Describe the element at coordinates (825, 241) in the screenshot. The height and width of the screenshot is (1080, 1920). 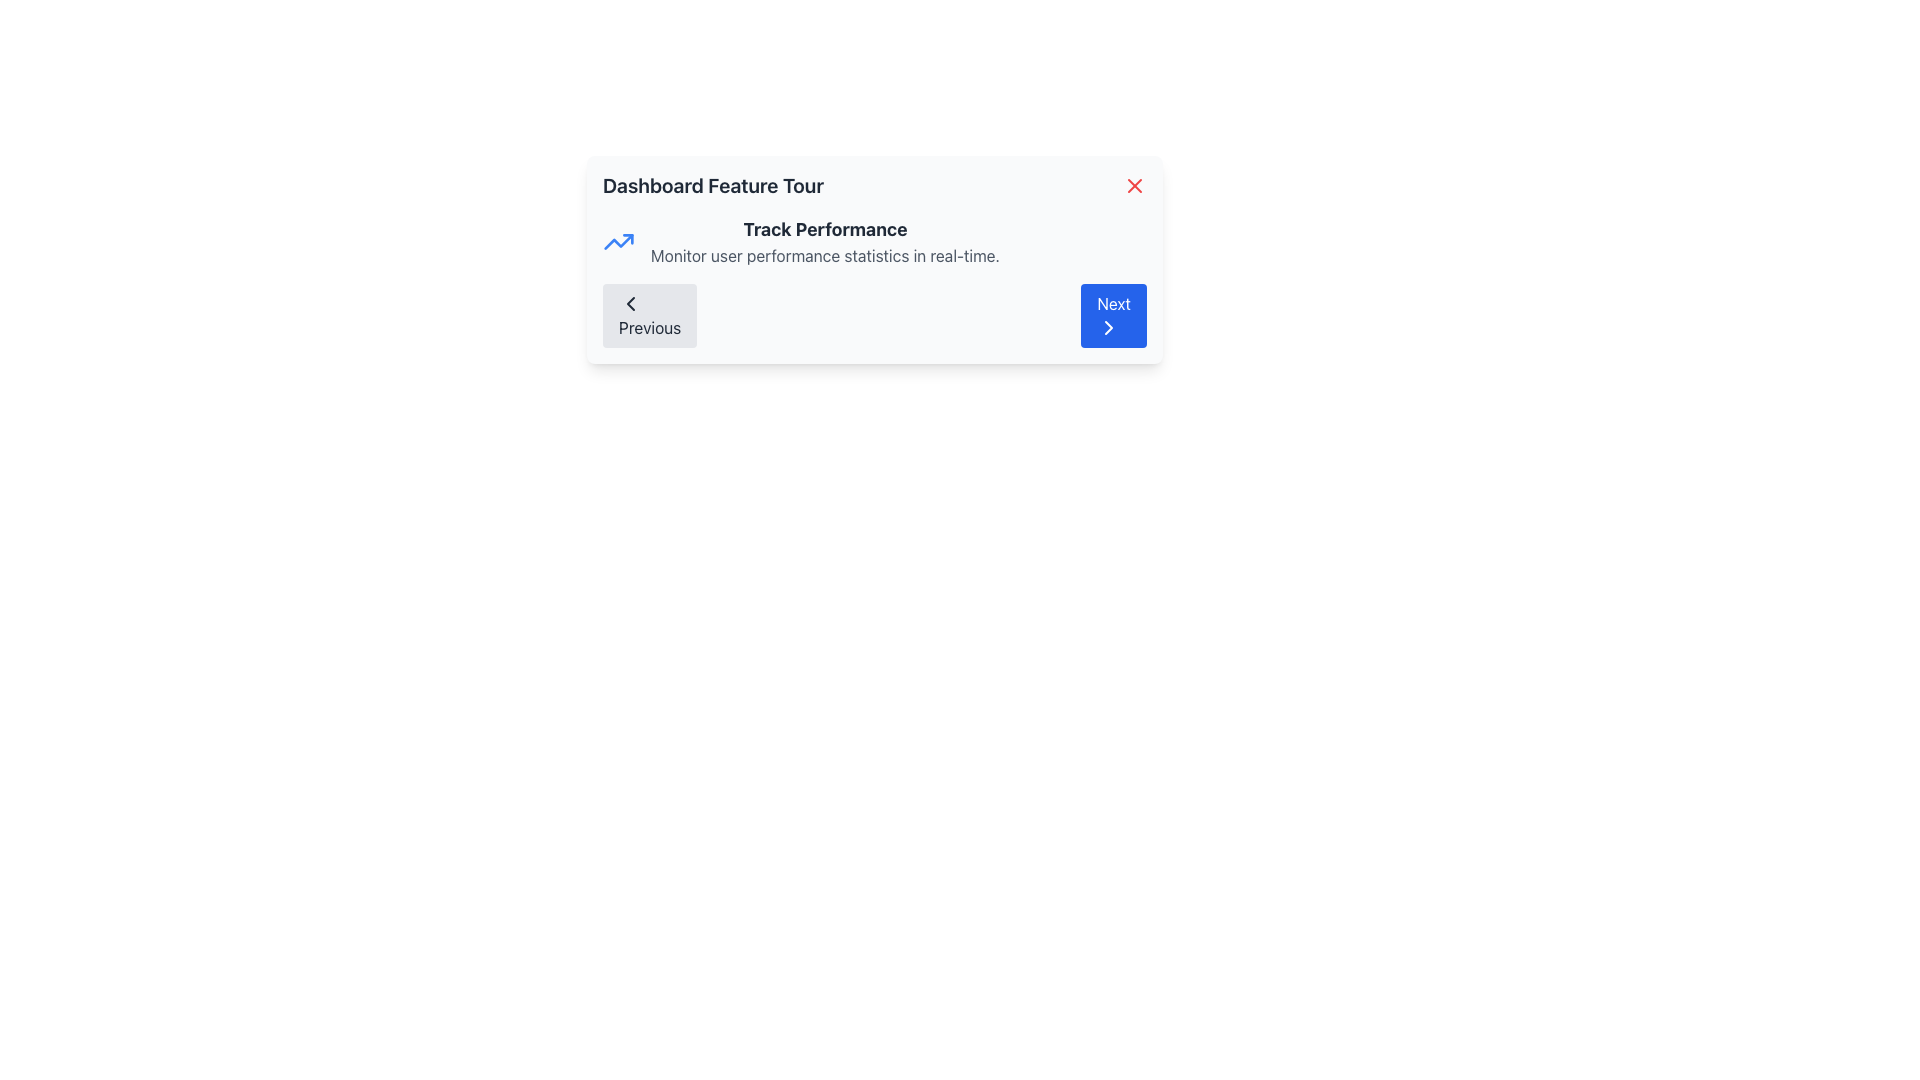
I see `the centrally located text block that provides a title and brief explanatory subtitle, summarizing the purpose or feature of the section` at that location.